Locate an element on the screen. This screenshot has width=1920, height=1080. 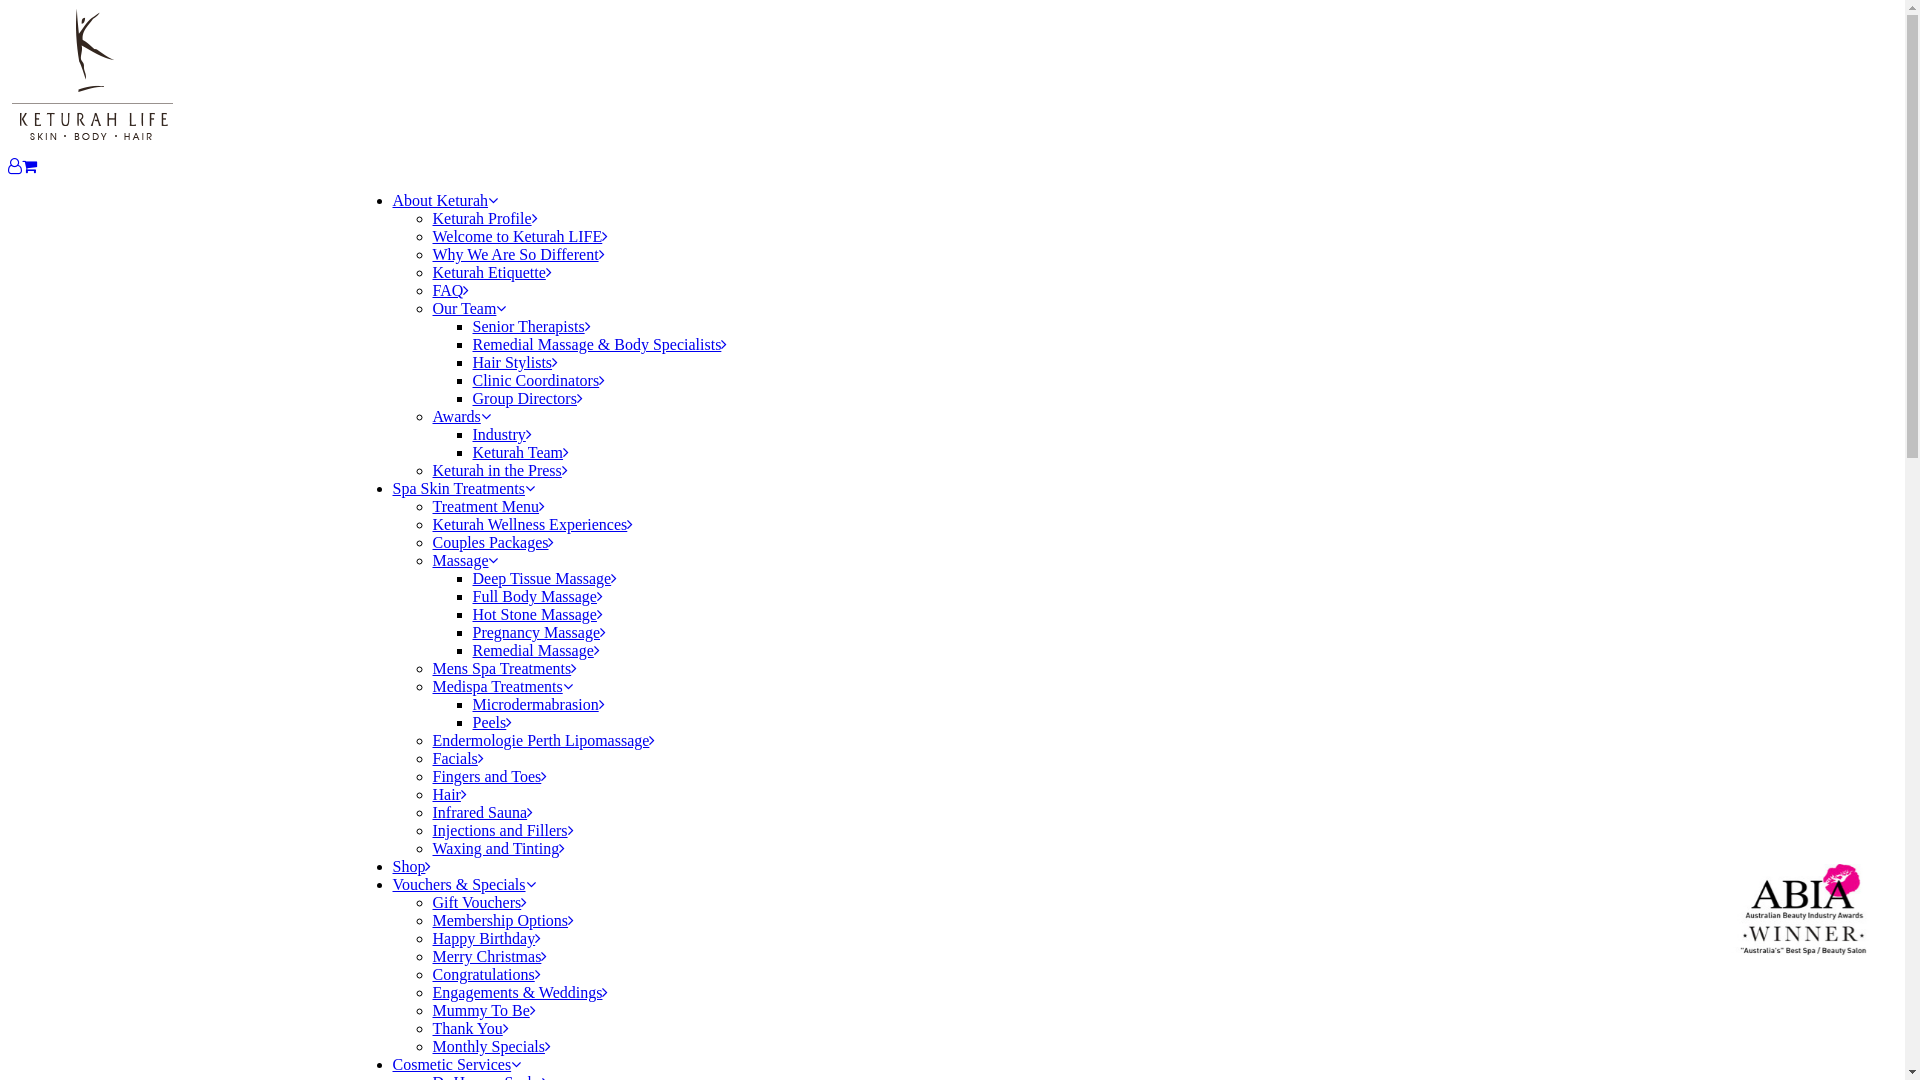
'Membership Options' is located at coordinates (503, 920).